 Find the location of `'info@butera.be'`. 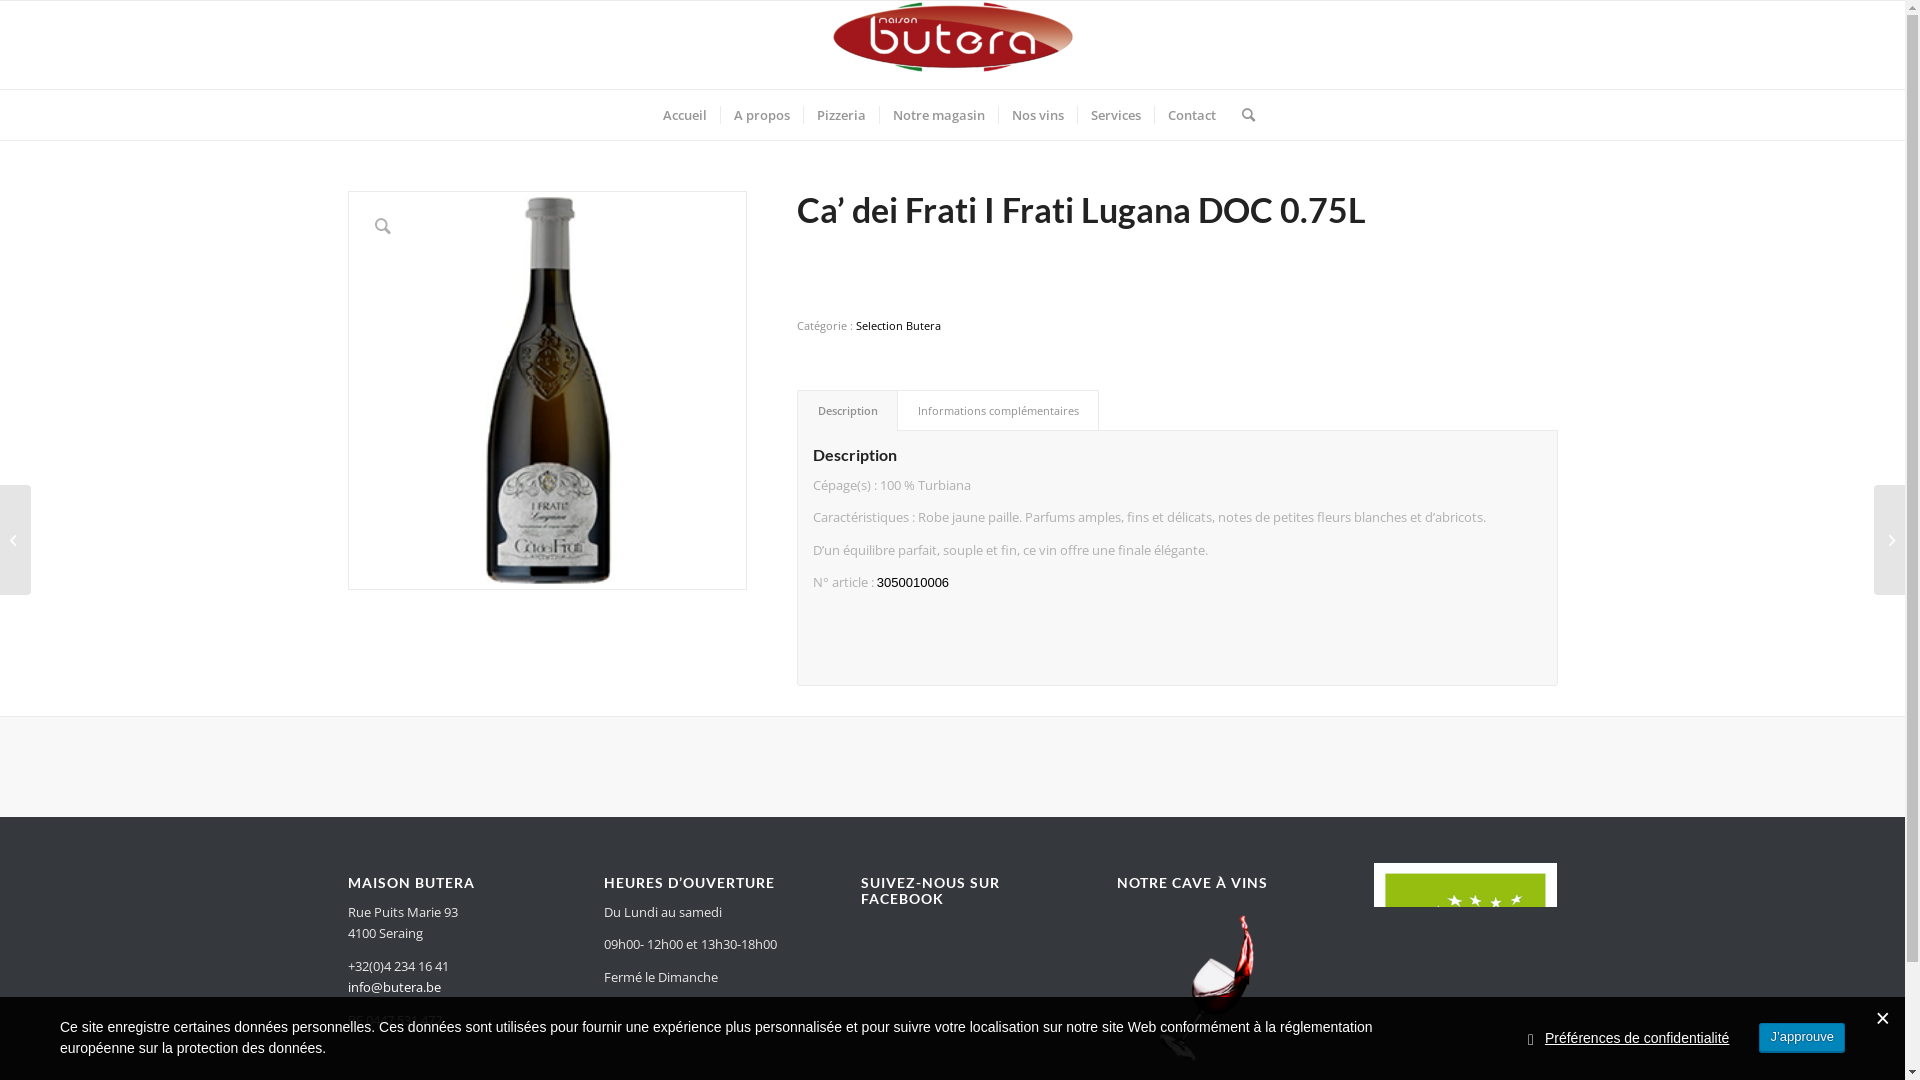

'info@butera.be' is located at coordinates (394, 986).